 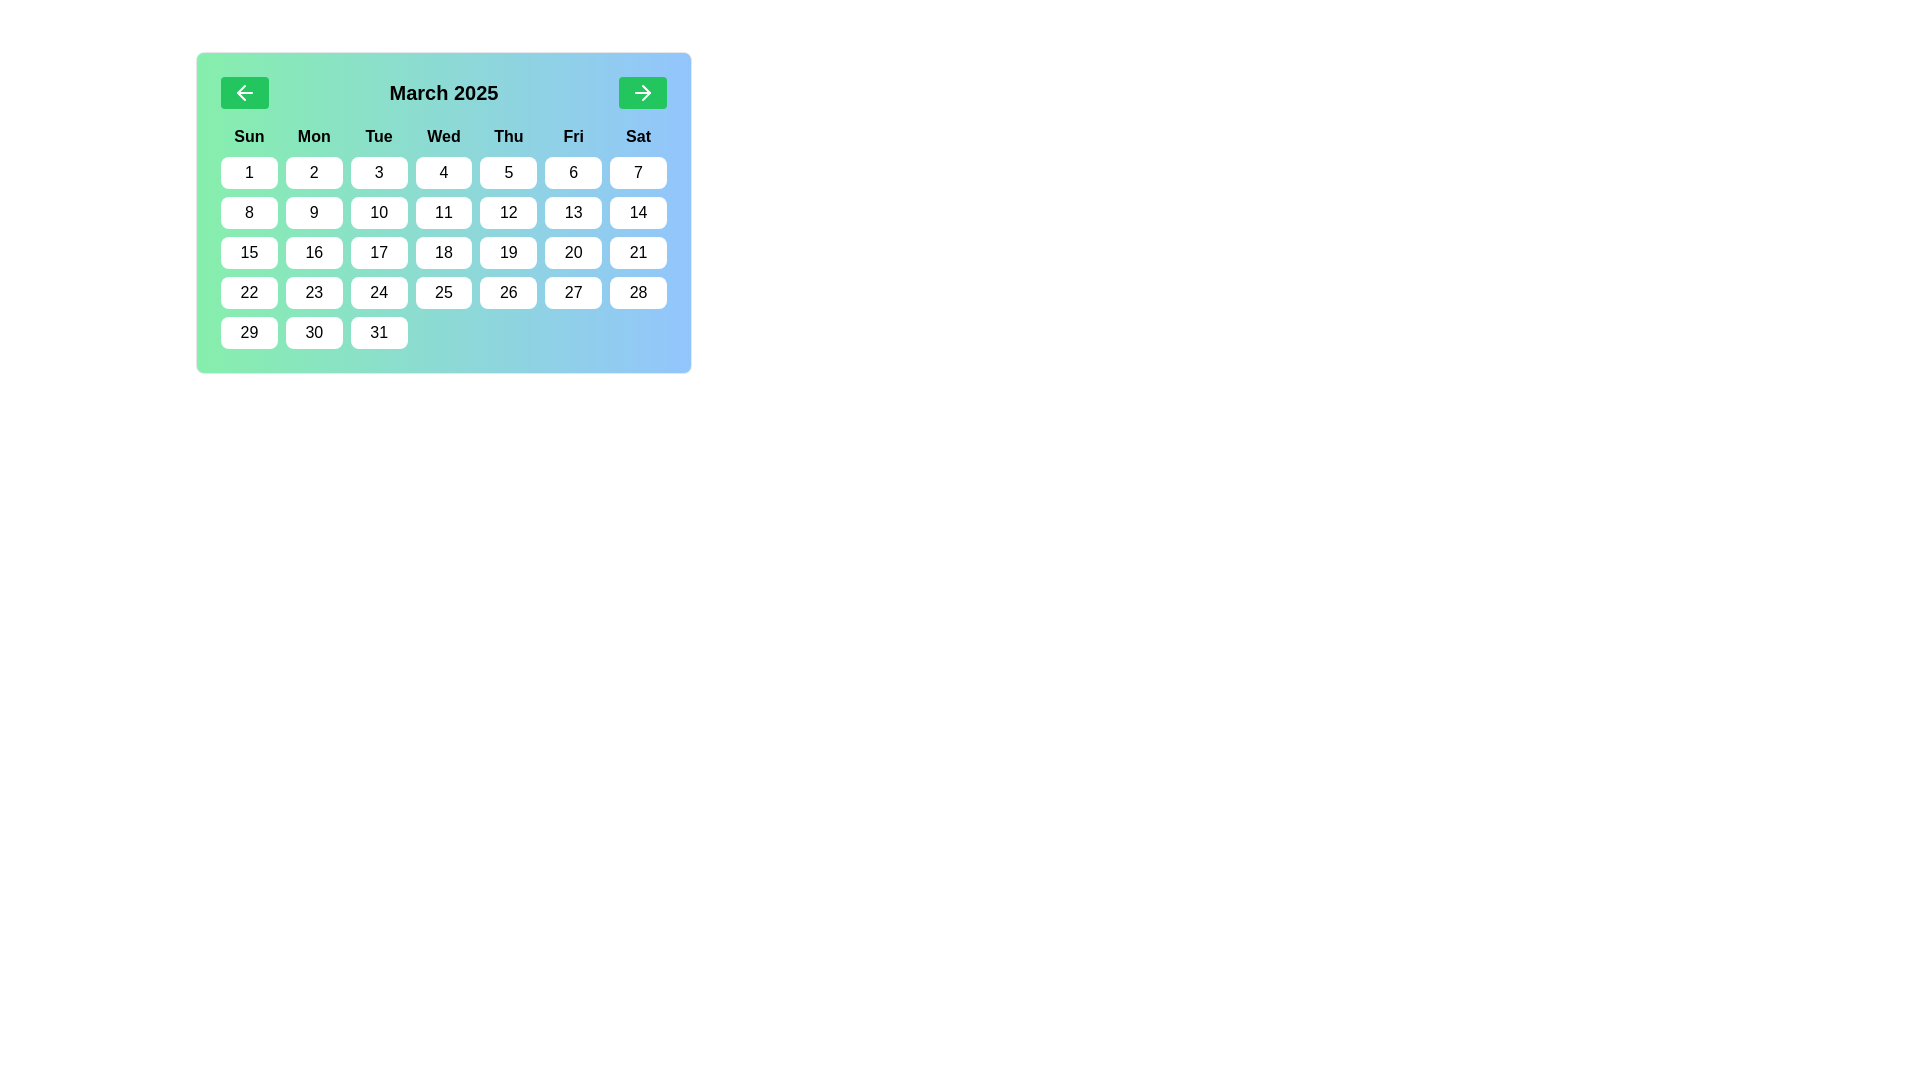 I want to click on the button representing the date 25th in the calendar view, so click(x=442, y=293).